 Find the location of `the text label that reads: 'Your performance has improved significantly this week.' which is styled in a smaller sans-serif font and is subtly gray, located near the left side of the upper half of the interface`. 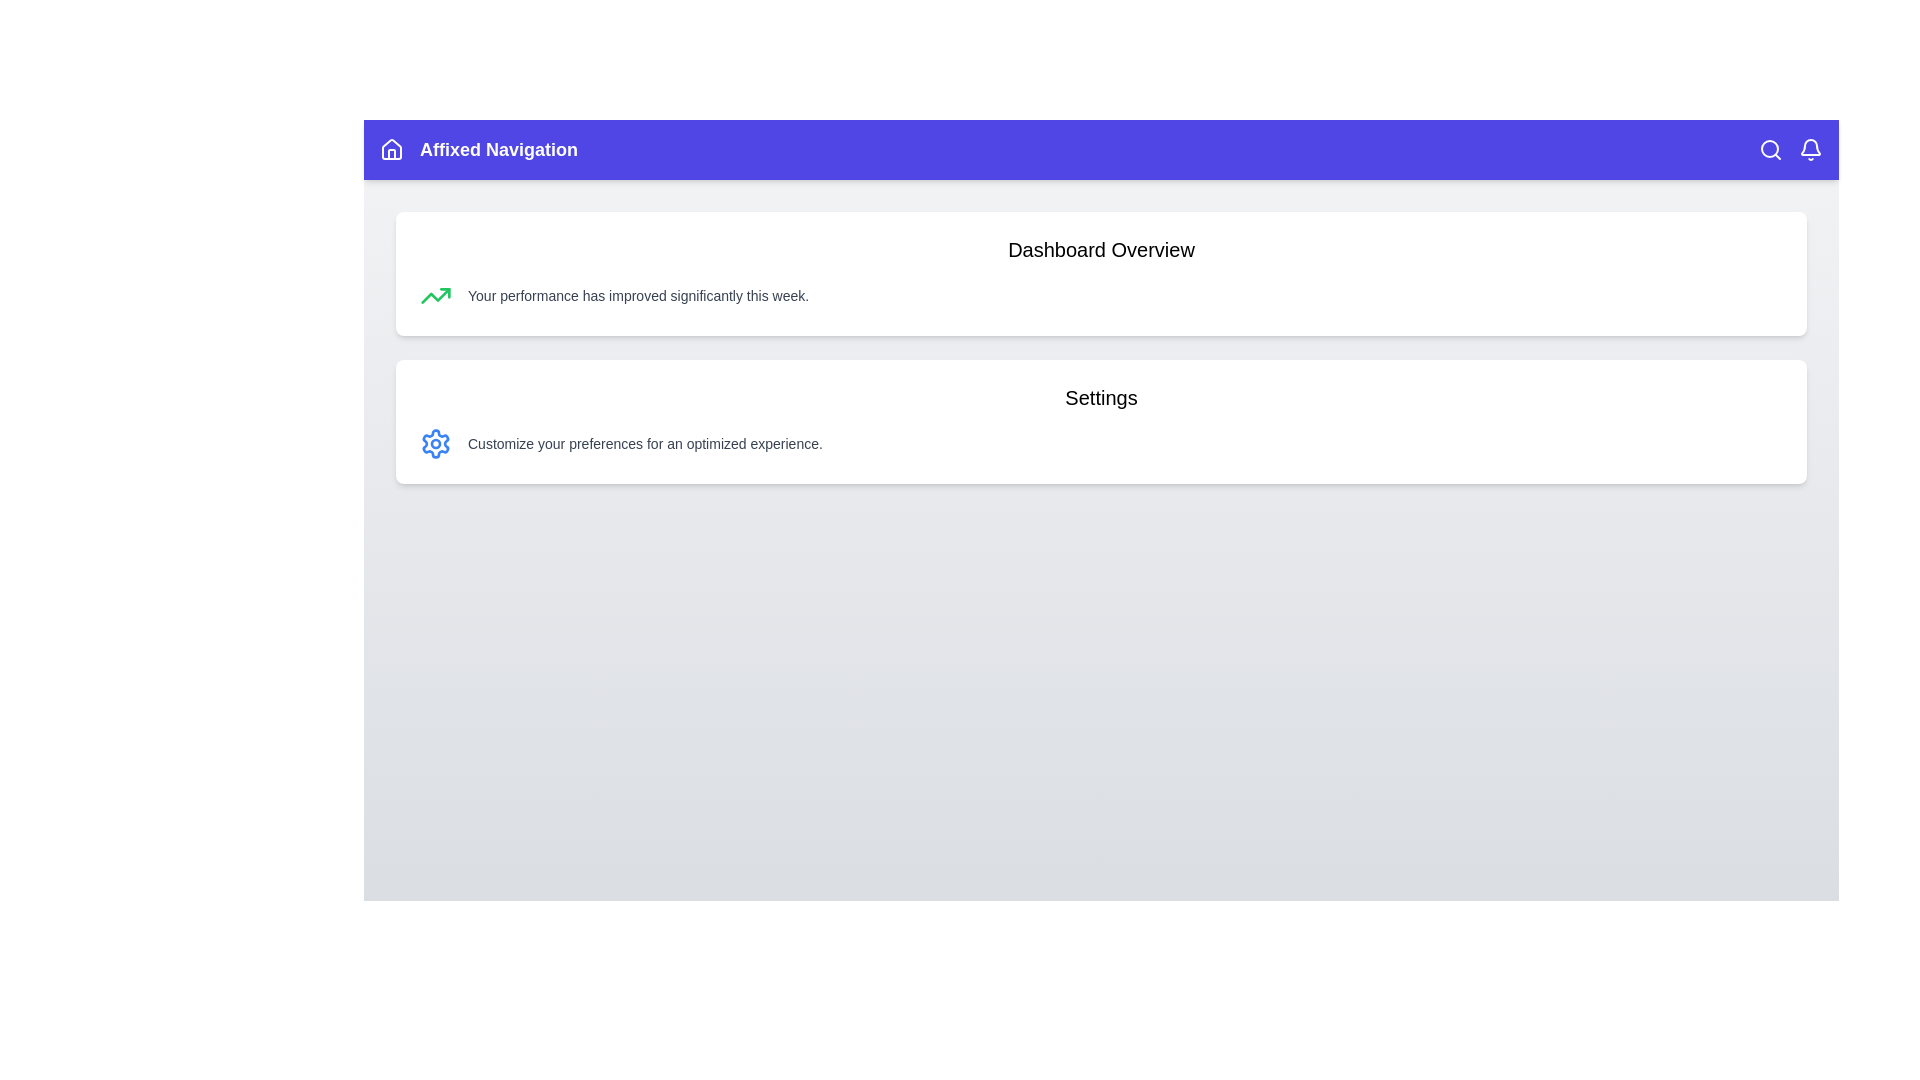

the text label that reads: 'Your performance has improved significantly this week.' which is styled in a smaller sans-serif font and is subtly gray, located near the left side of the upper half of the interface is located at coordinates (637, 296).